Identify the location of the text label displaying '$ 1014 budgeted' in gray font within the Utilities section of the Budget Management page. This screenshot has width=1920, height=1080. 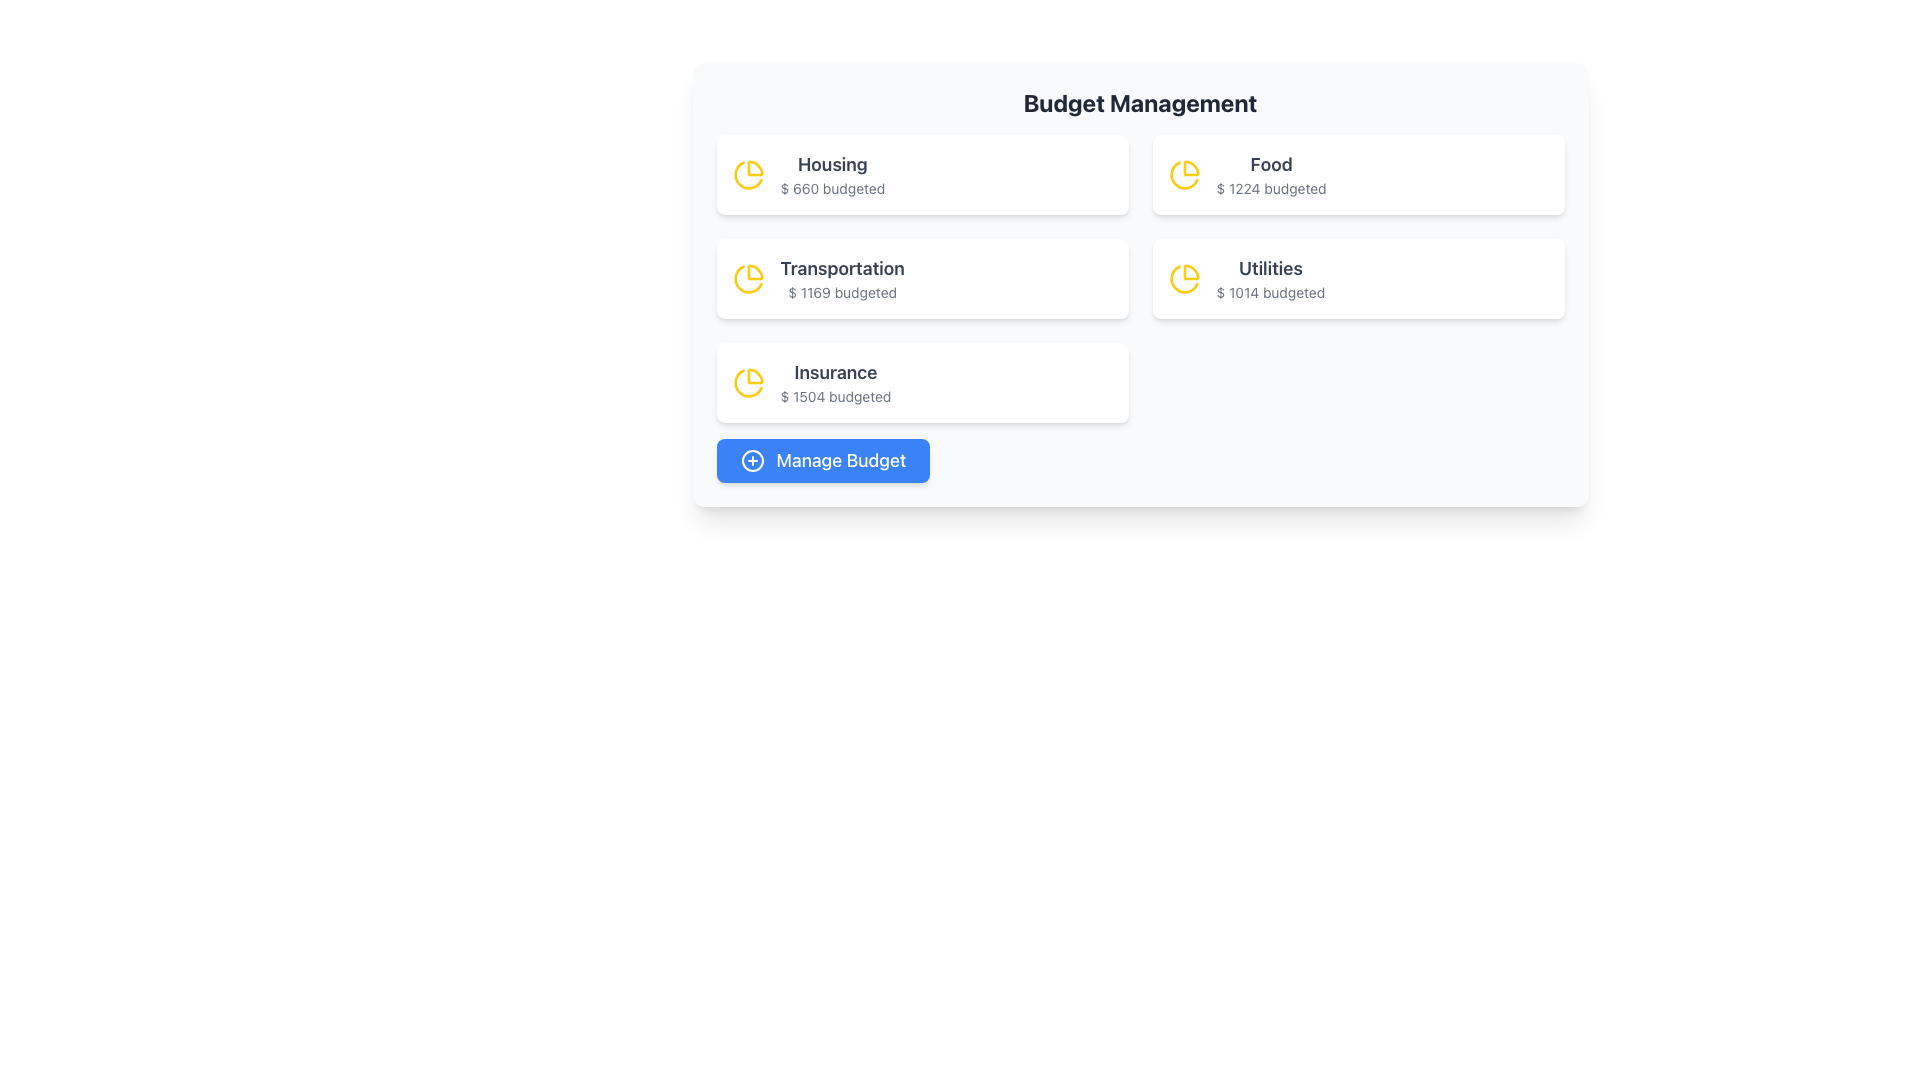
(1269, 293).